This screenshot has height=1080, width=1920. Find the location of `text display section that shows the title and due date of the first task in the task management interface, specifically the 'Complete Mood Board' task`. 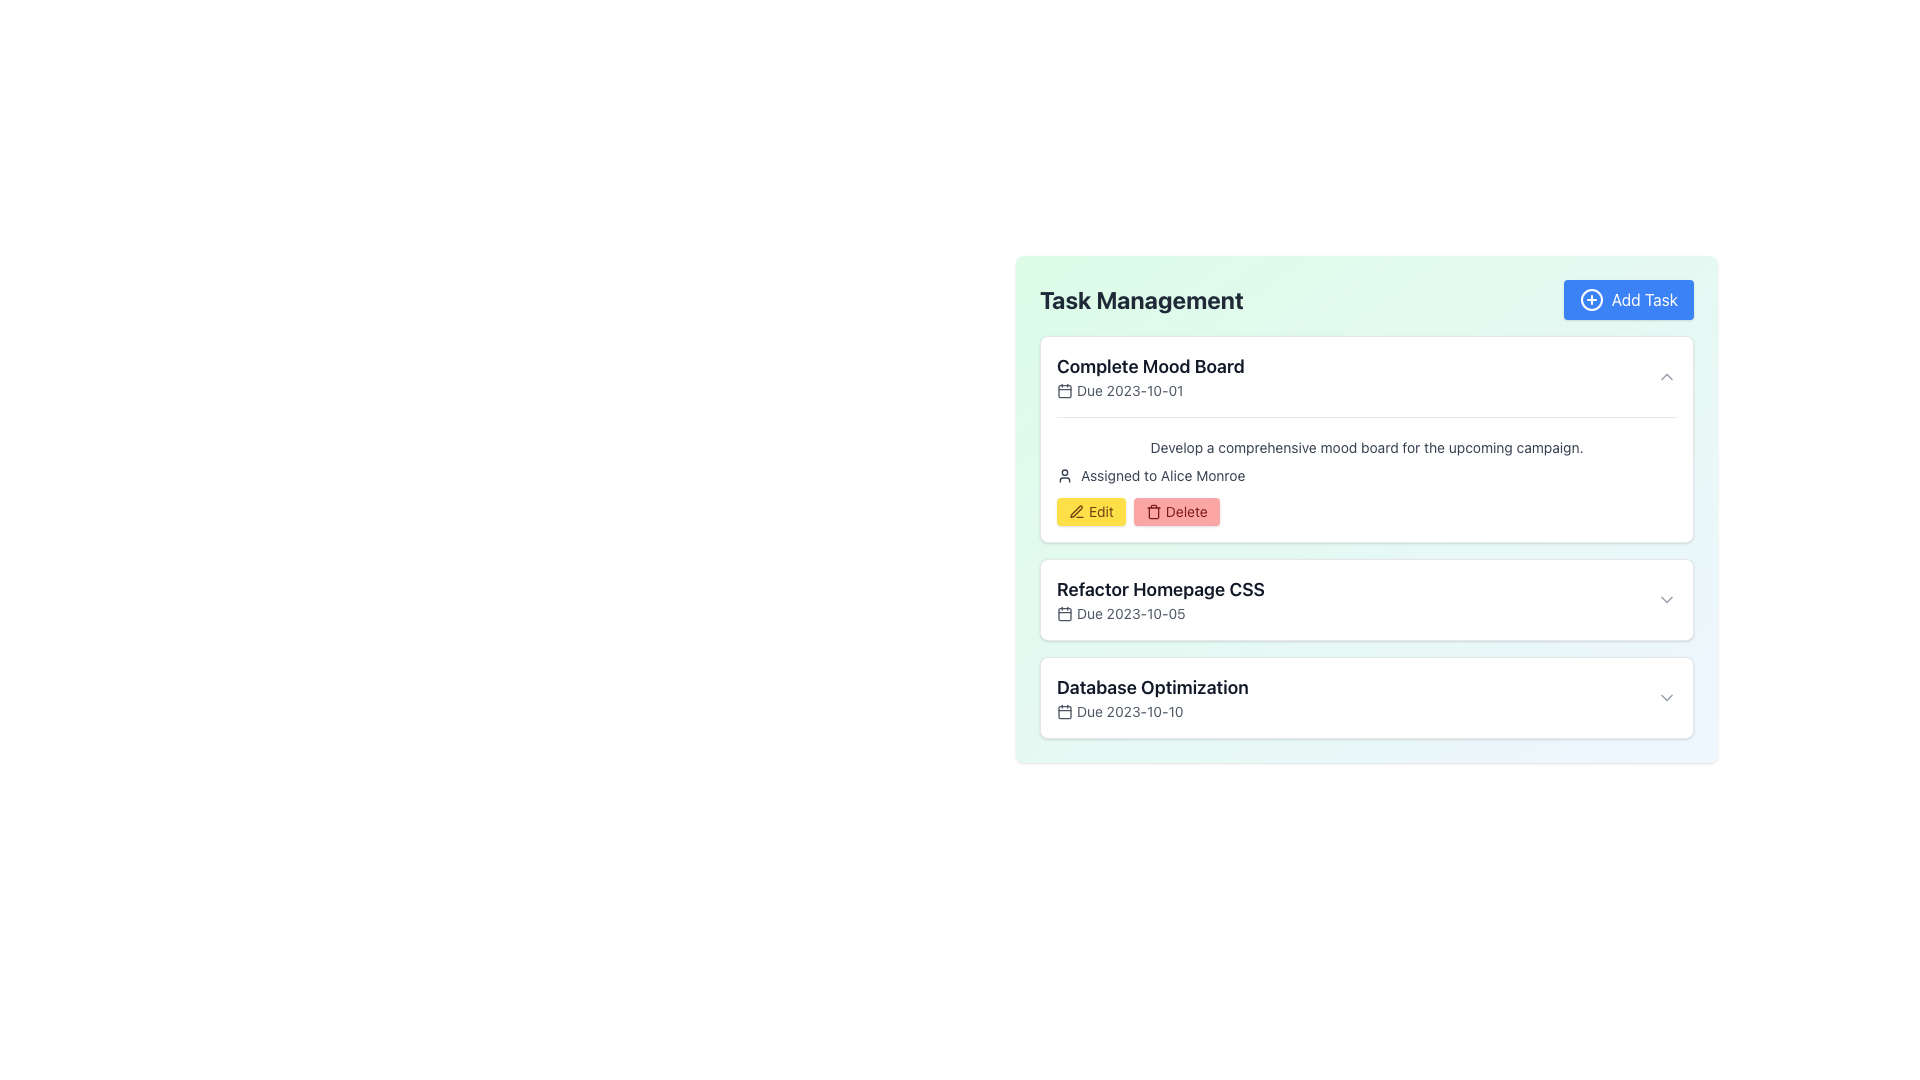

text display section that shows the title and due date of the first task in the task management interface, specifically the 'Complete Mood Board' task is located at coordinates (1150, 377).